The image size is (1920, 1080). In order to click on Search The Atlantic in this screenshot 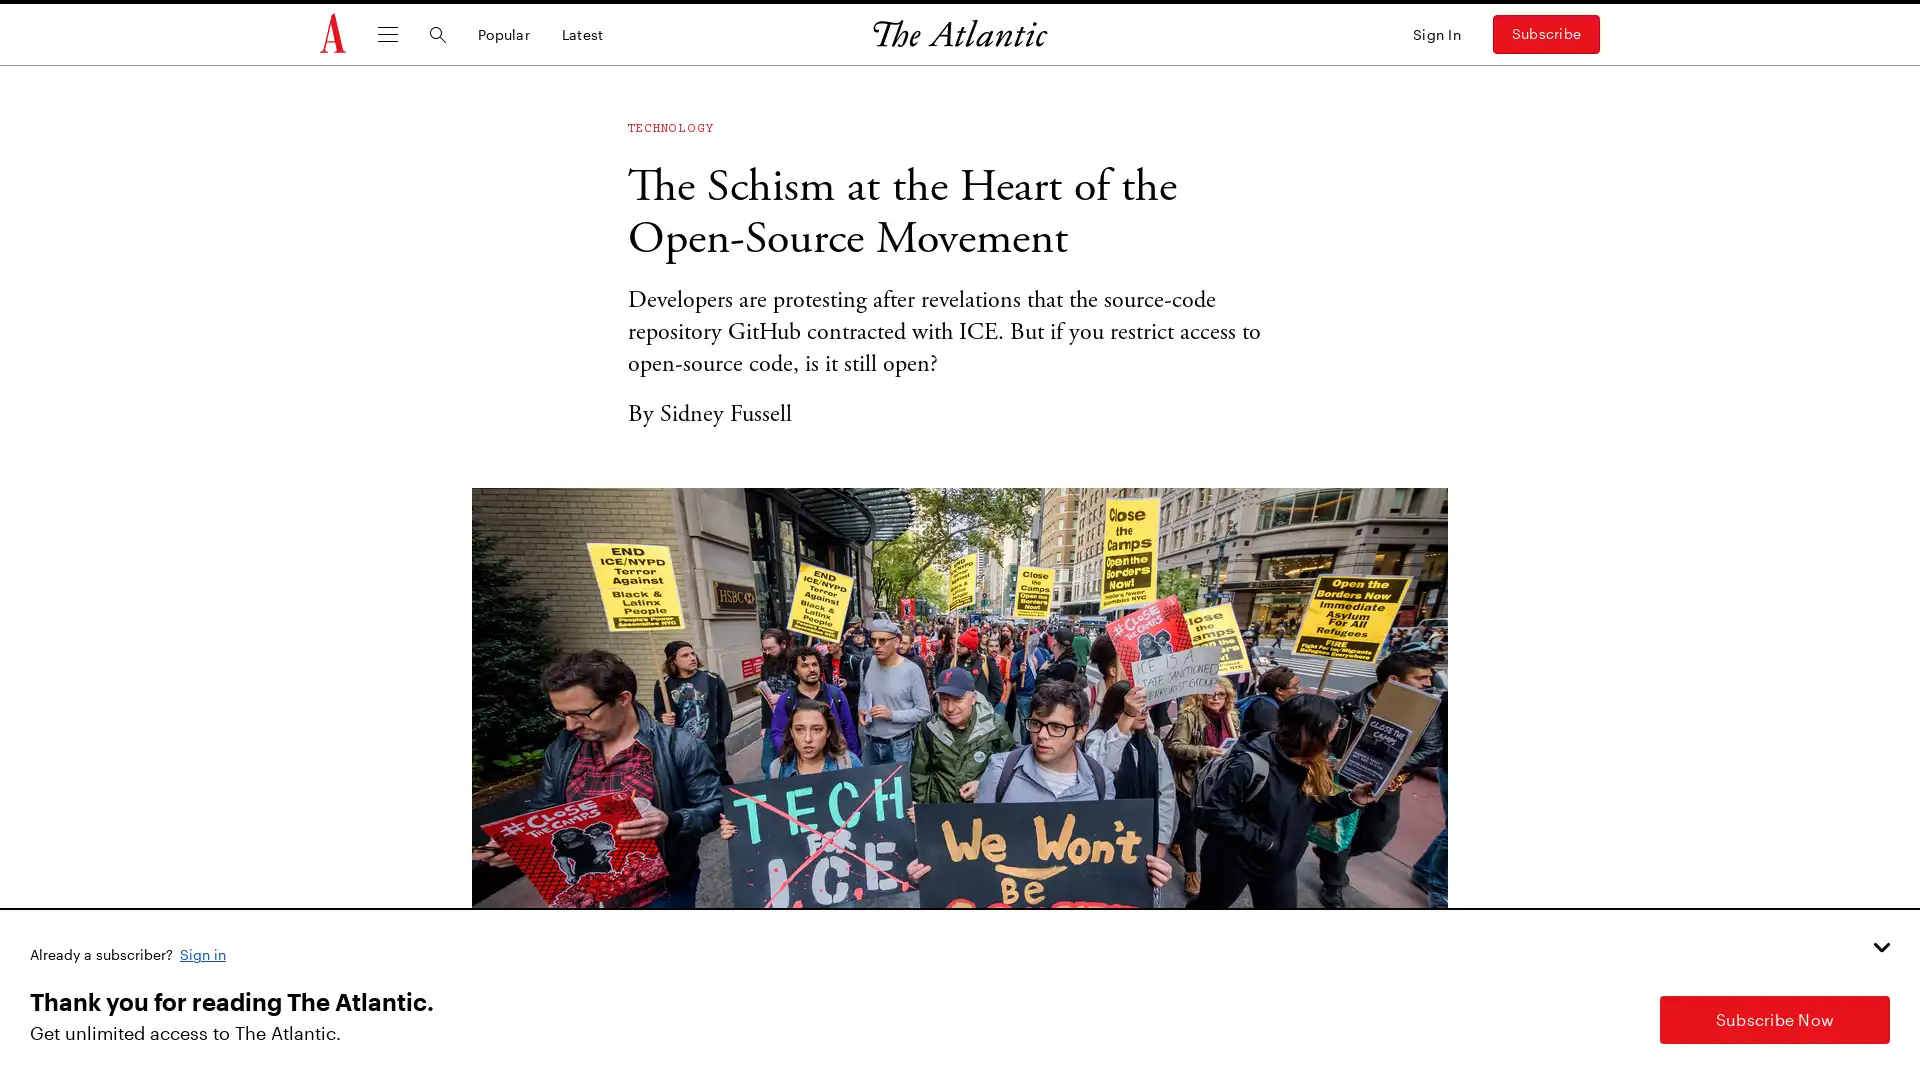, I will do `click(436, 34)`.